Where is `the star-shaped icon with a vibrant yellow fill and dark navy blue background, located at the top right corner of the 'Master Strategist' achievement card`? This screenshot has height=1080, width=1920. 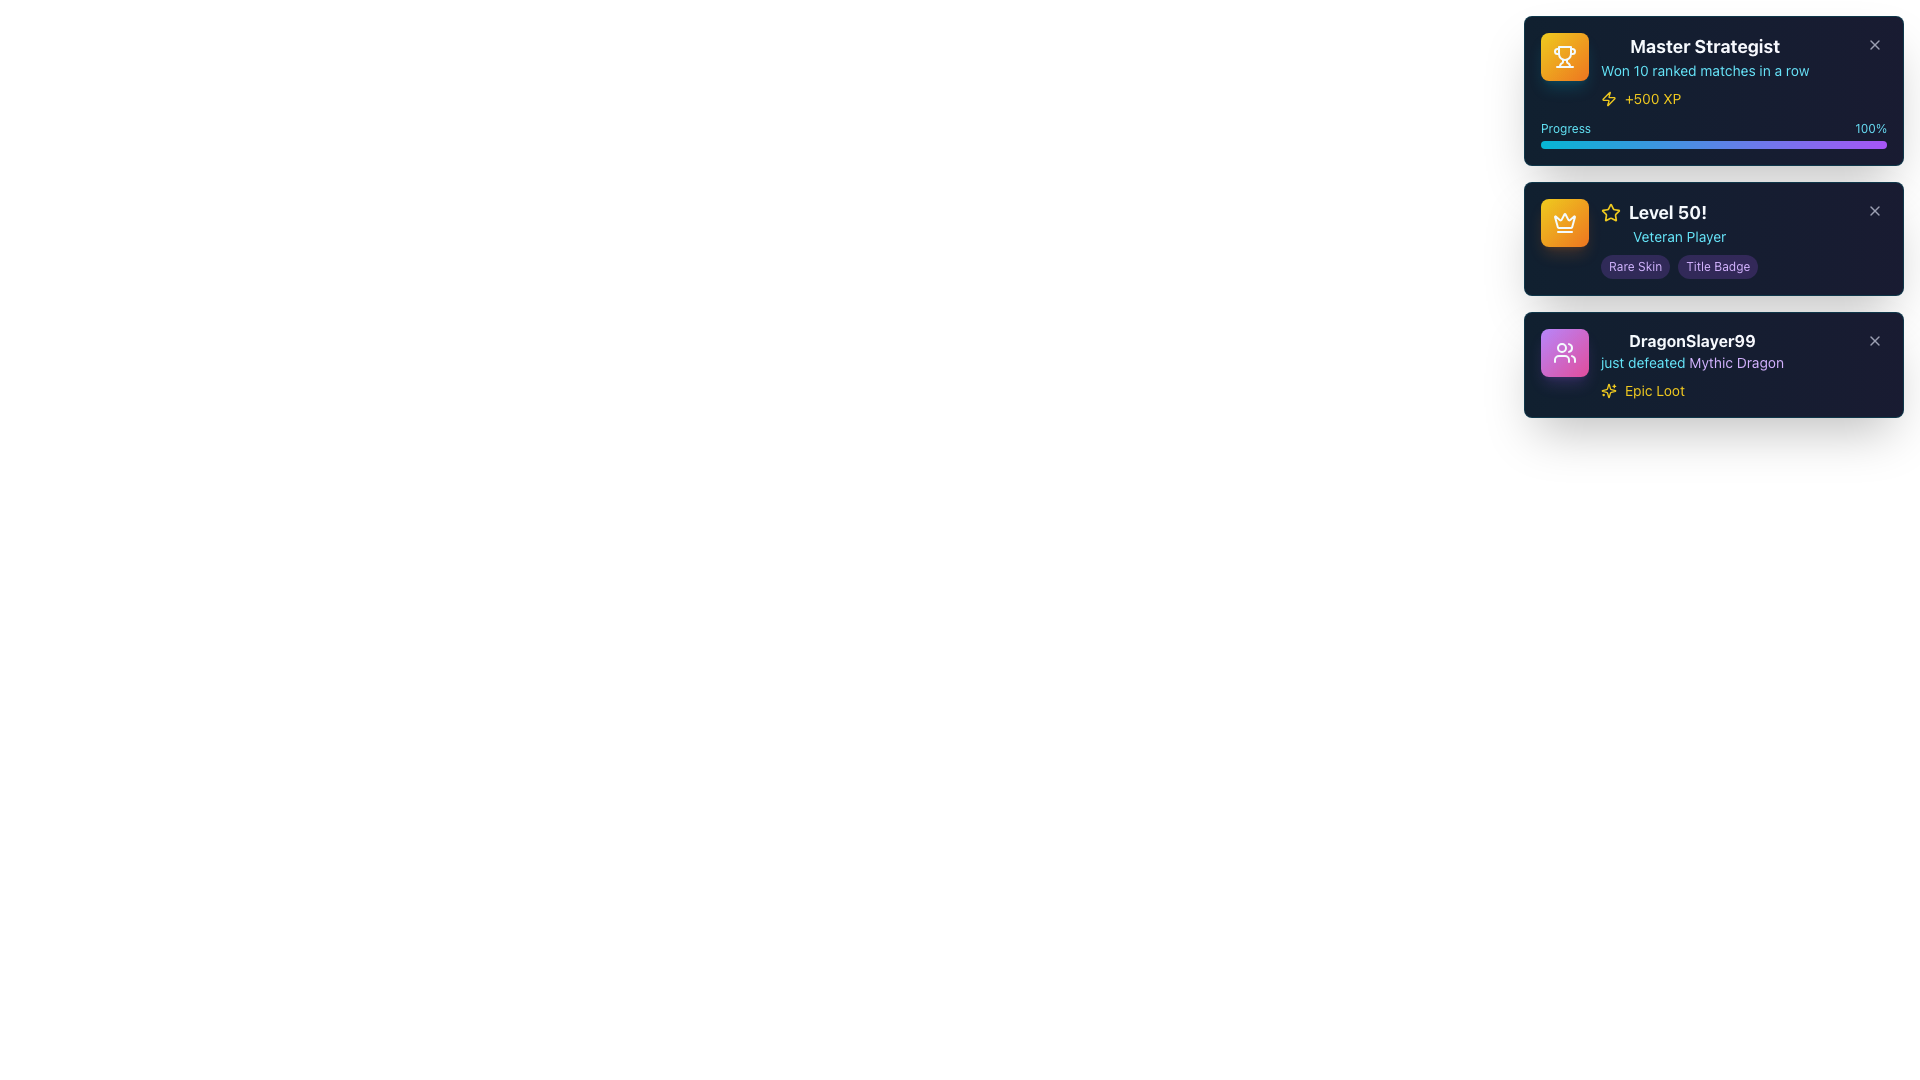
the star-shaped icon with a vibrant yellow fill and dark navy blue background, located at the top right corner of the 'Master Strategist' achievement card is located at coordinates (1611, 212).